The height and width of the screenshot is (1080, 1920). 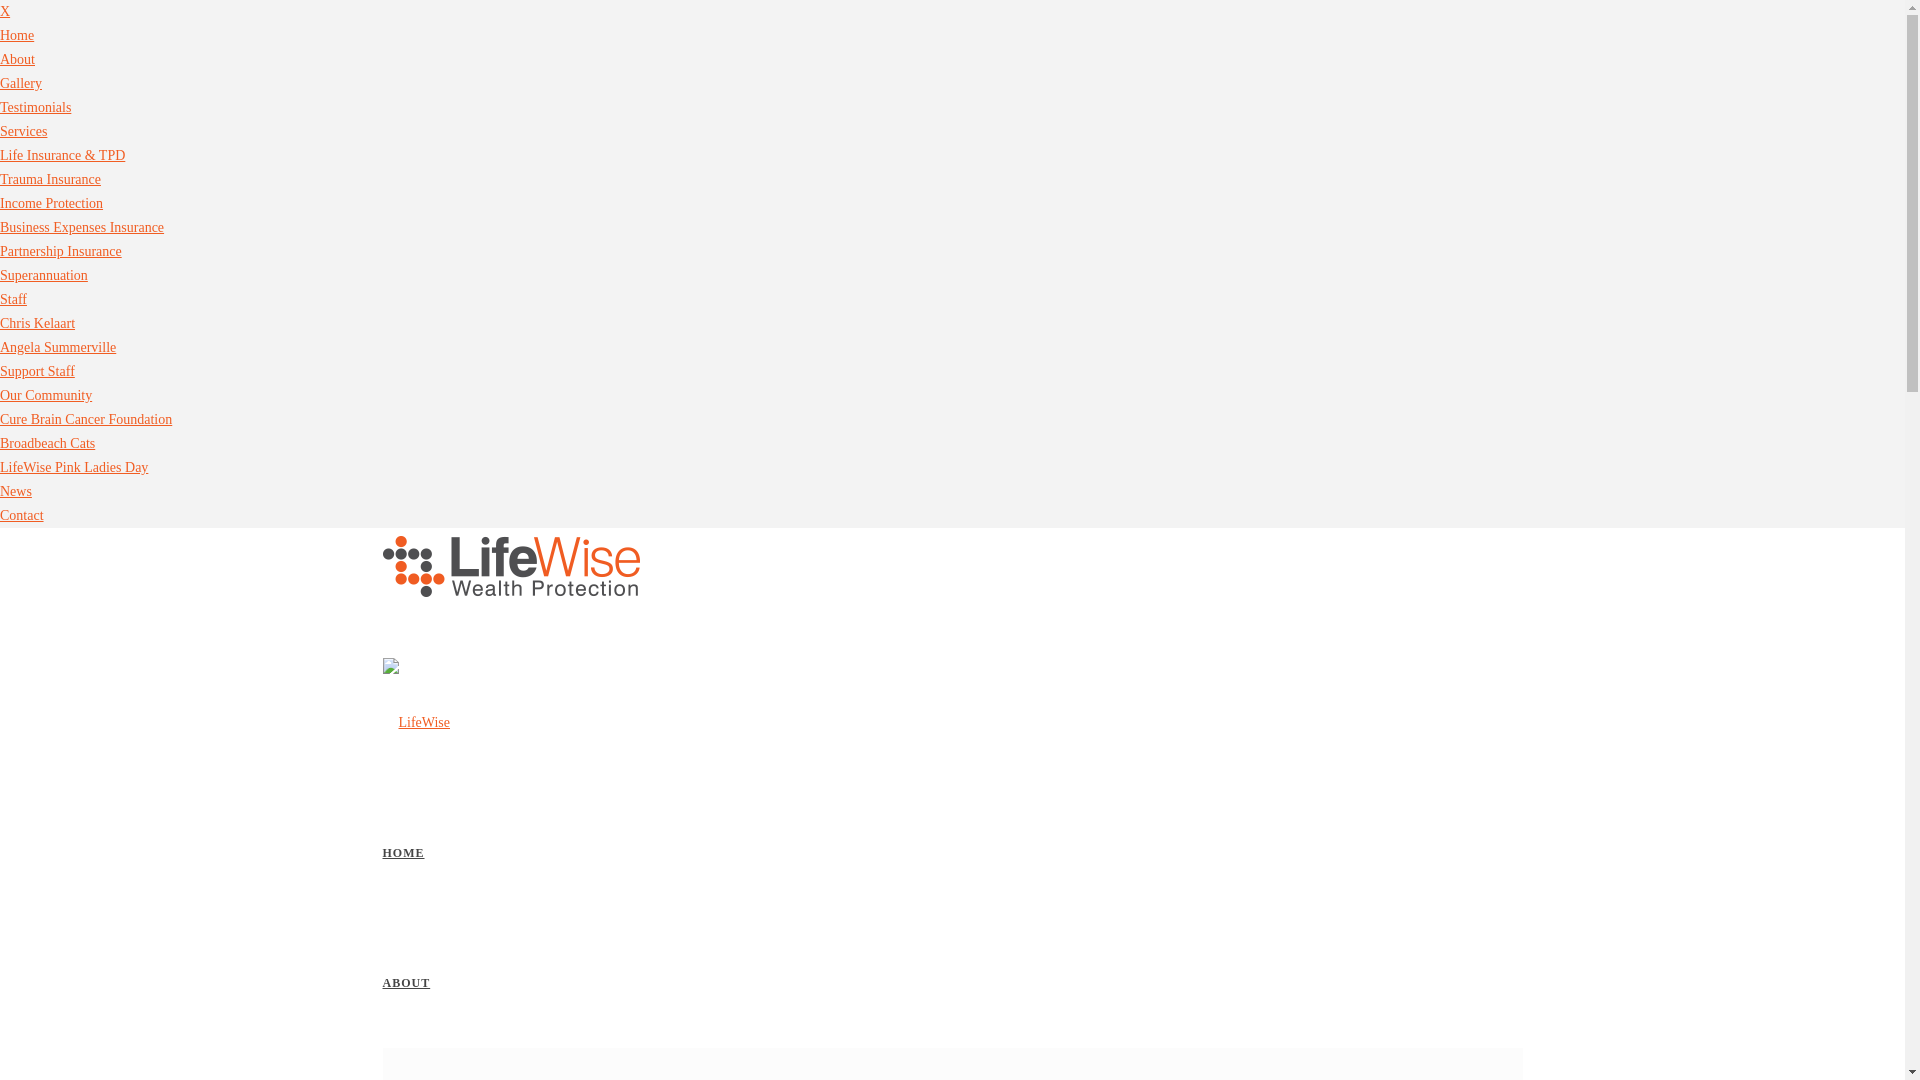 I want to click on 'HOME', so click(x=402, y=852).